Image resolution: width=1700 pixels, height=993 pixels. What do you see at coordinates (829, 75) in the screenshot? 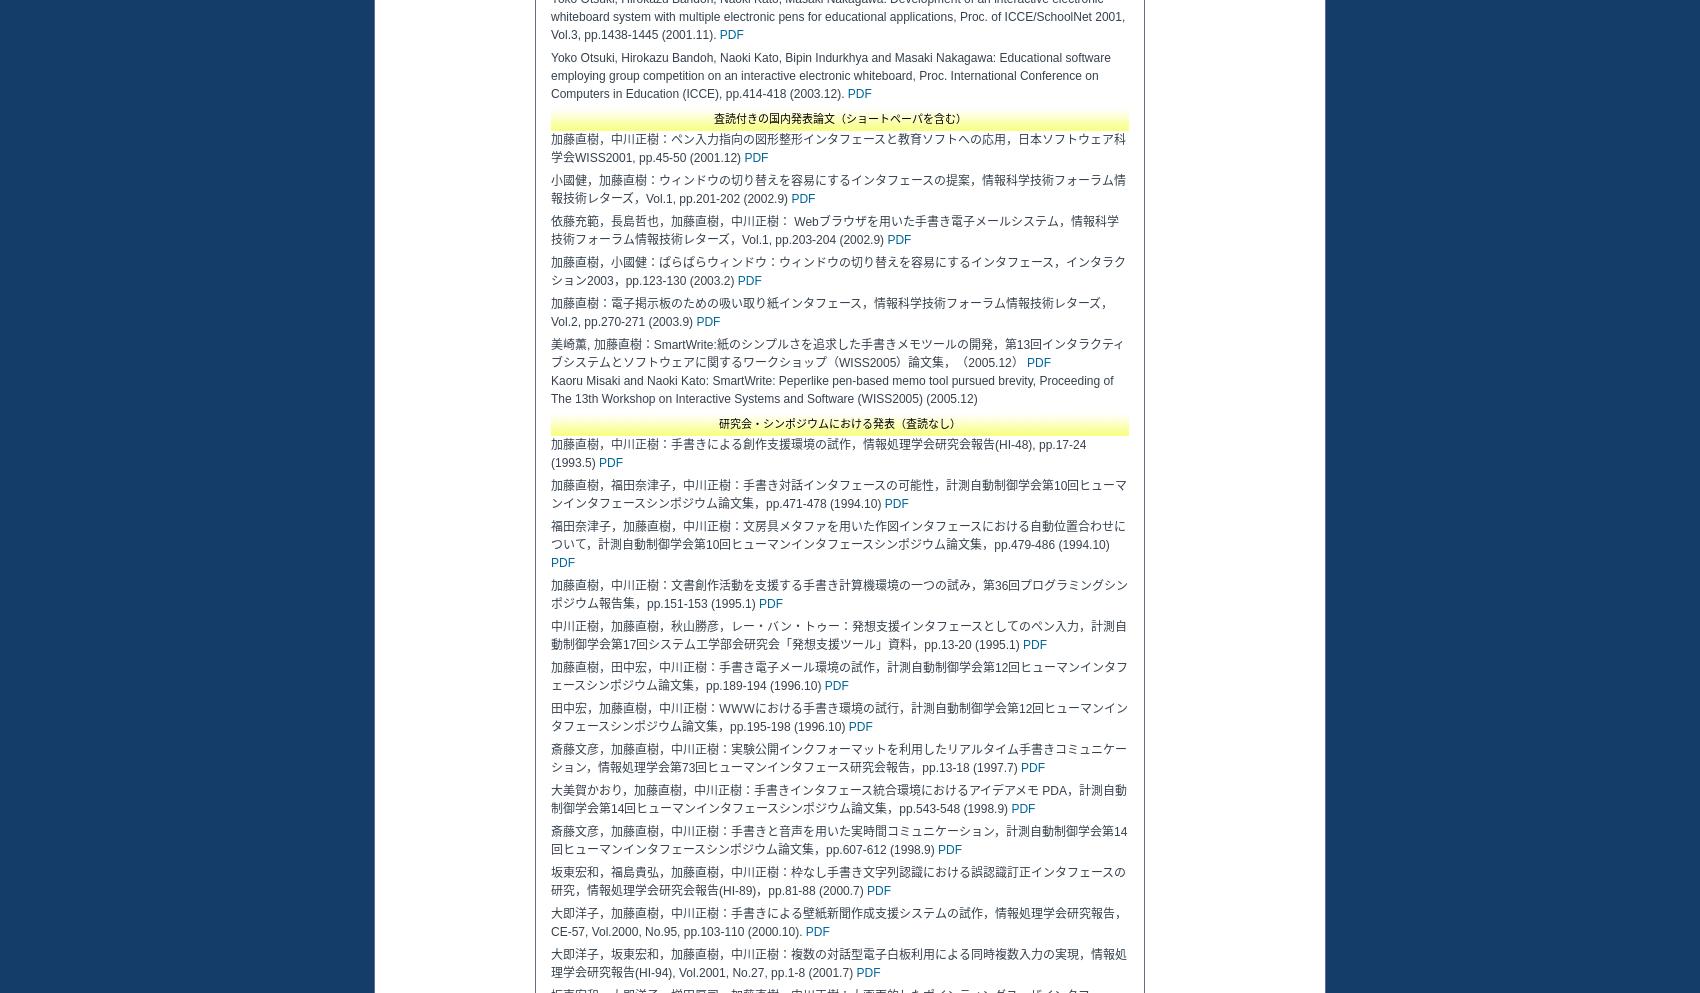
I see `'Yoko Otsuki, Hirokazu Bandoh, Naoki Kato, Bipin Indurkhya and Masaki Nakagawa: Educational software employing group competition on an interactive electronic whiteboard, Proc. International Conference on Computers in Education (ICCE), pp.414-418 (2003.12).'` at bounding box center [829, 75].